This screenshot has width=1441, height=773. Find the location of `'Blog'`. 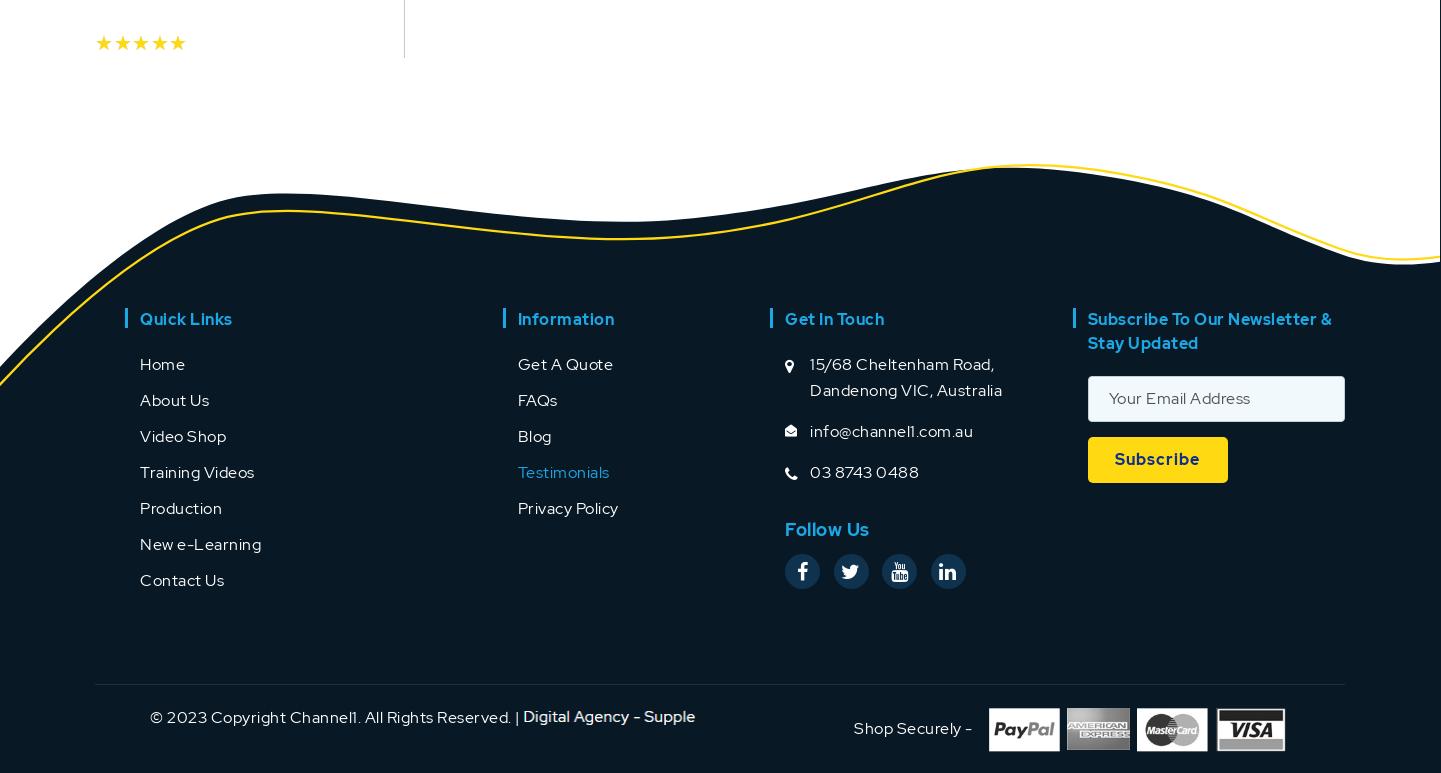

'Blog' is located at coordinates (534, 435).